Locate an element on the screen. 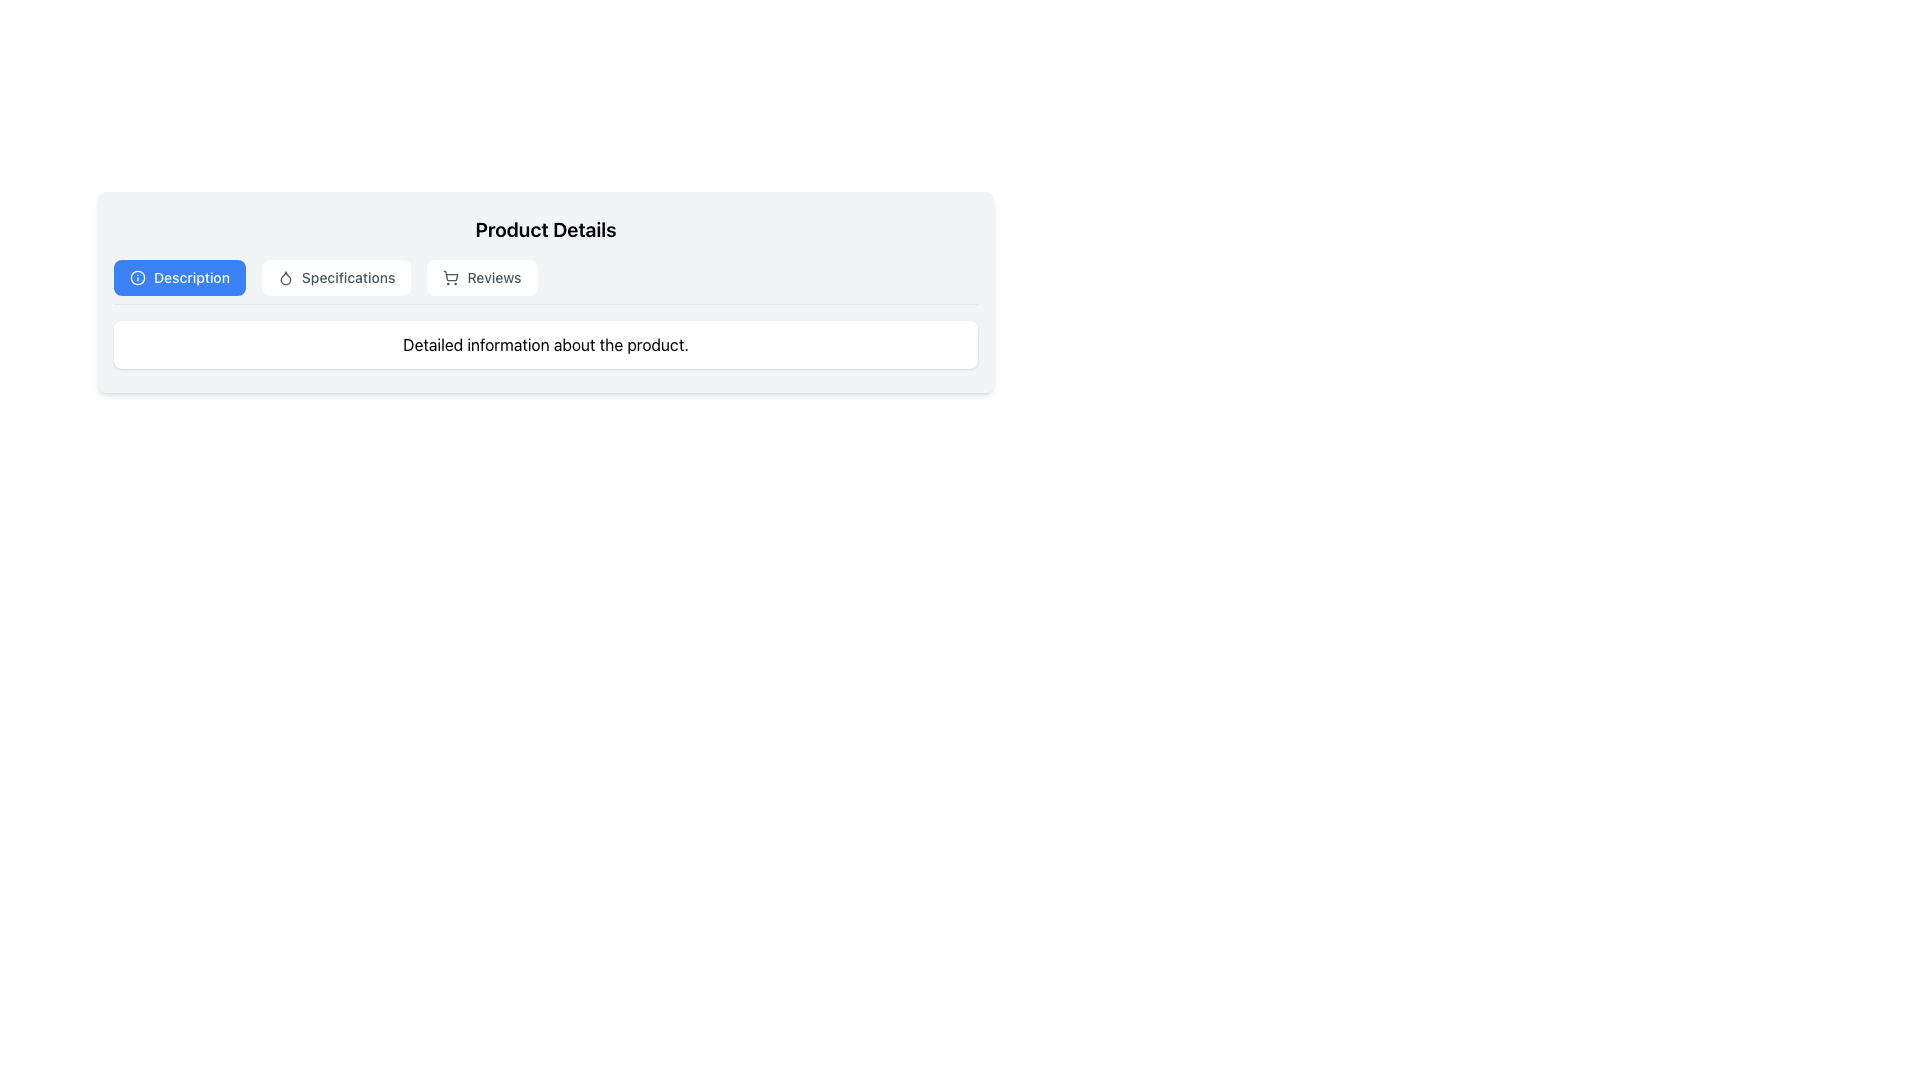  the circular information icon located to the left of the 'Description' text in the navigation tab group to trigger a tooltip is located at coordinates (137, 277).